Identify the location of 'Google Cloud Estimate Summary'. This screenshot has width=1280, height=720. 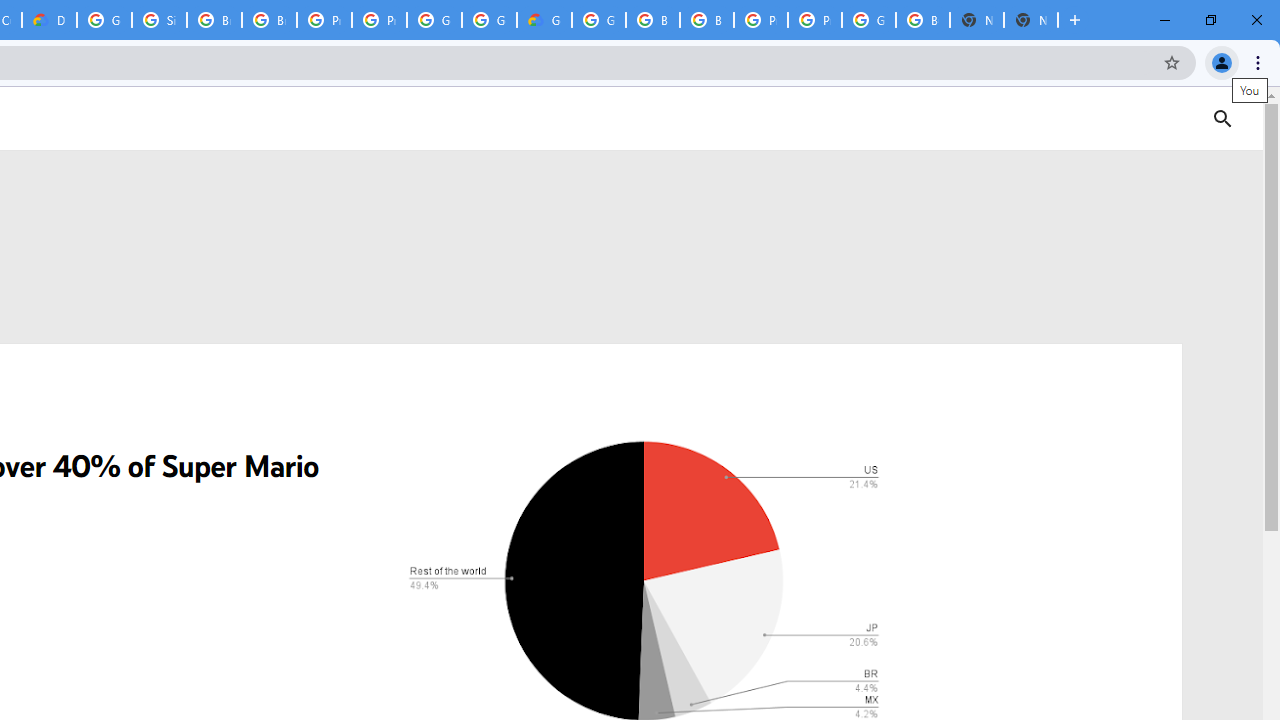
(544, 20).